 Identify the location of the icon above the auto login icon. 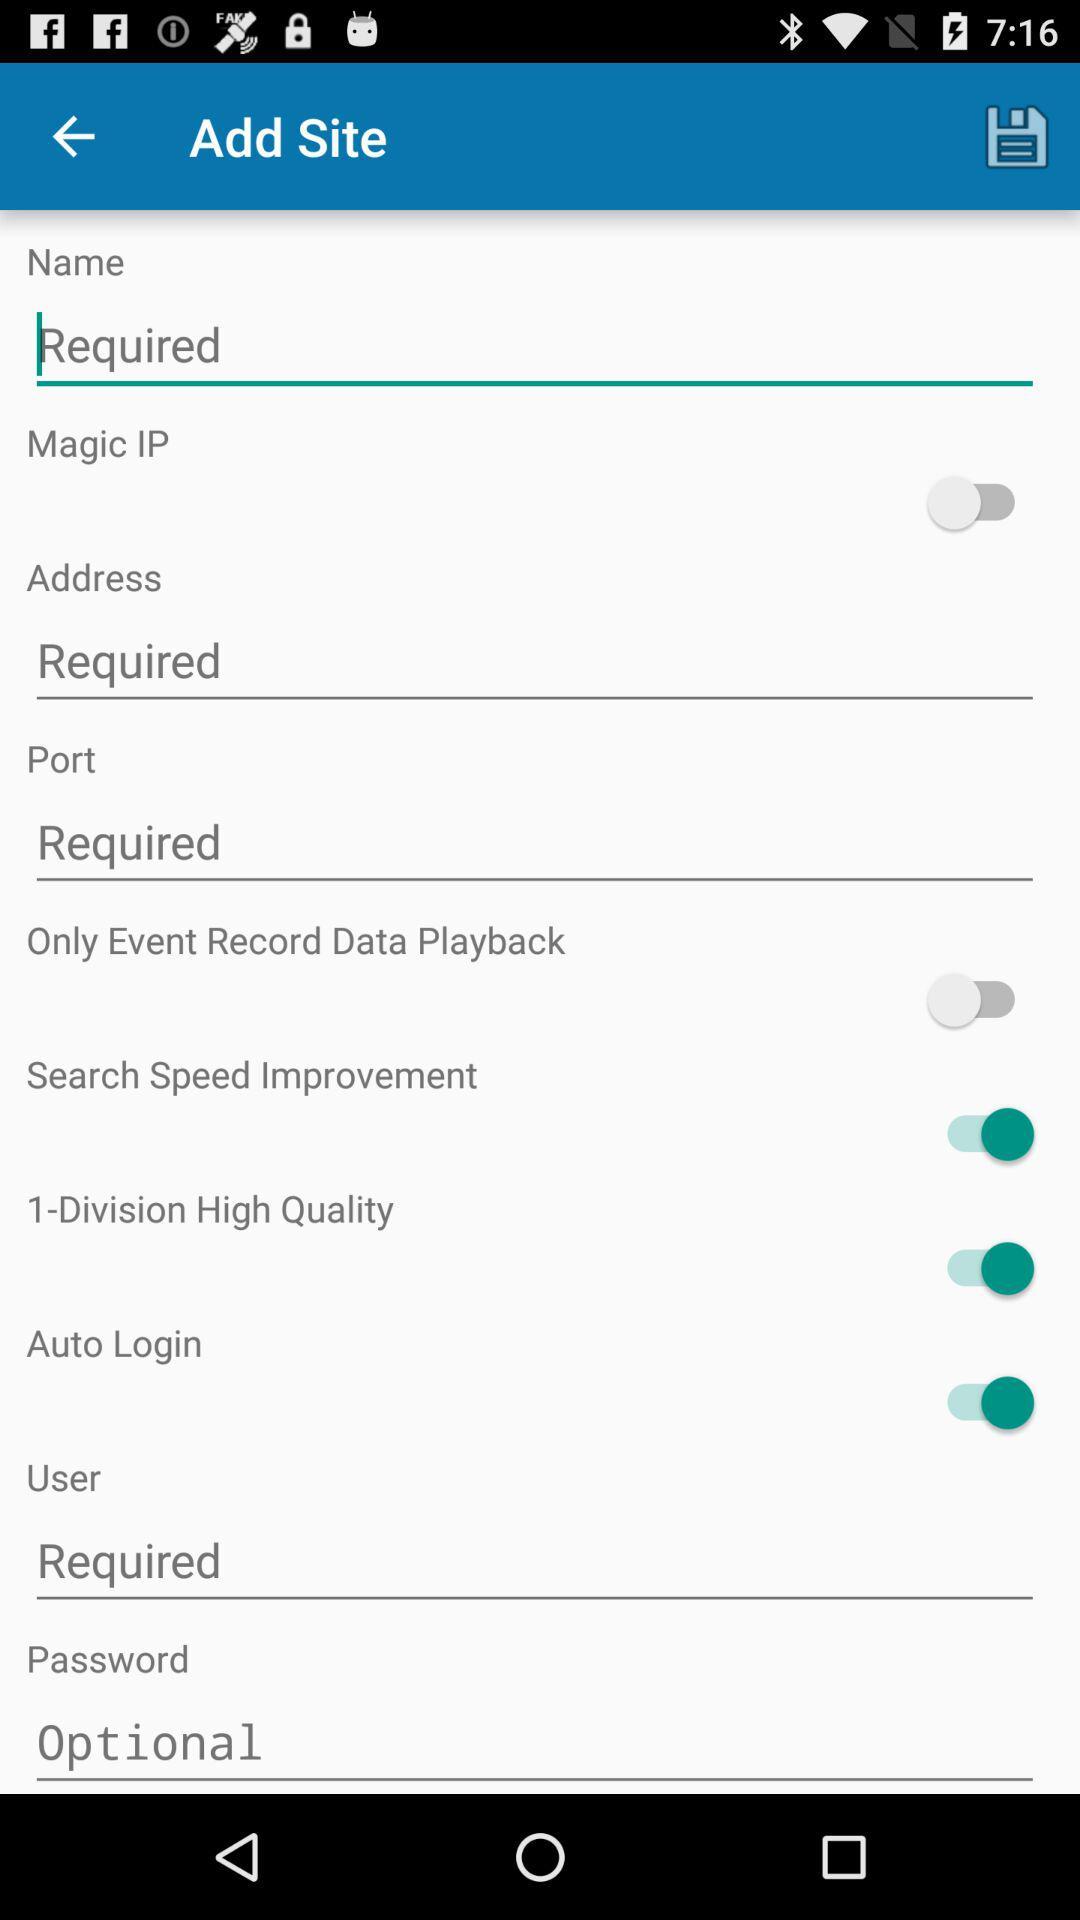
(979, 1267).